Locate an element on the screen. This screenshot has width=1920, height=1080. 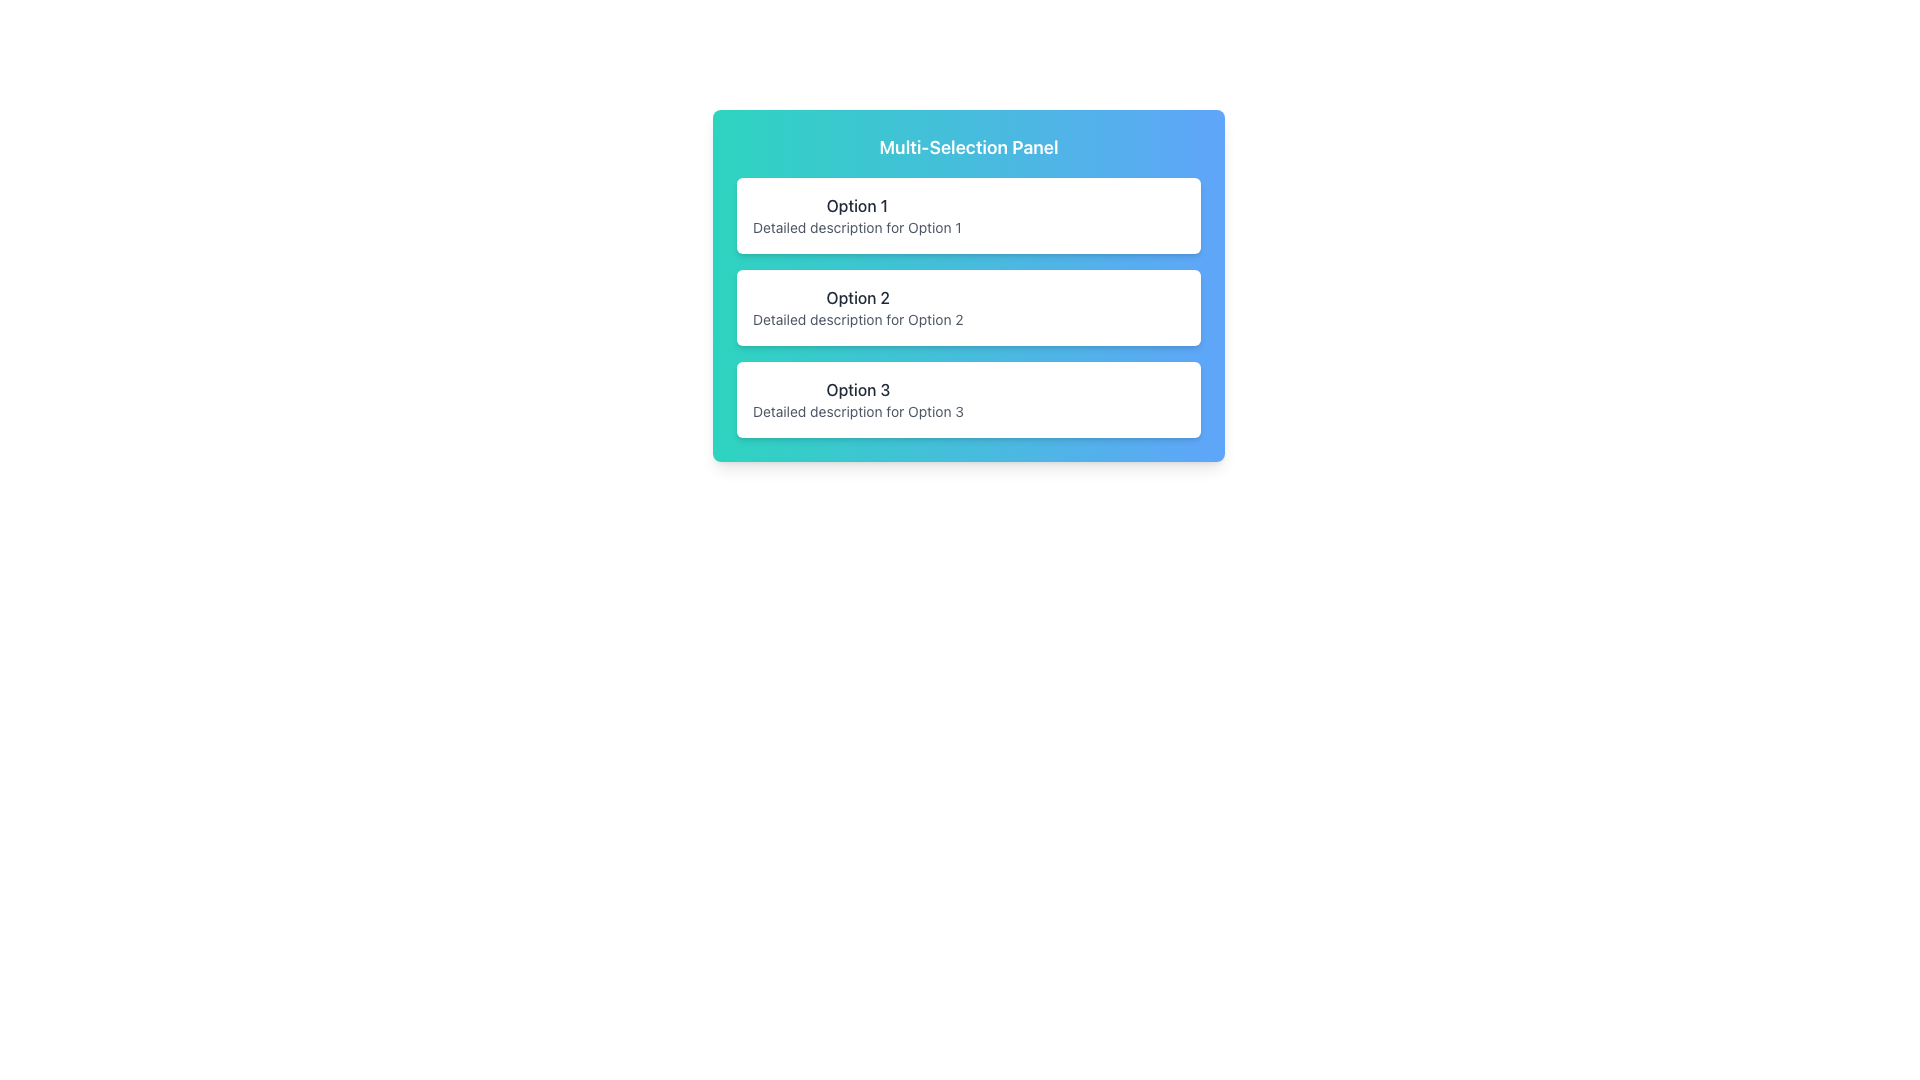
the selectable option titled 'Option 2' within the multi-selection panel is located at coordinates (858, 308).